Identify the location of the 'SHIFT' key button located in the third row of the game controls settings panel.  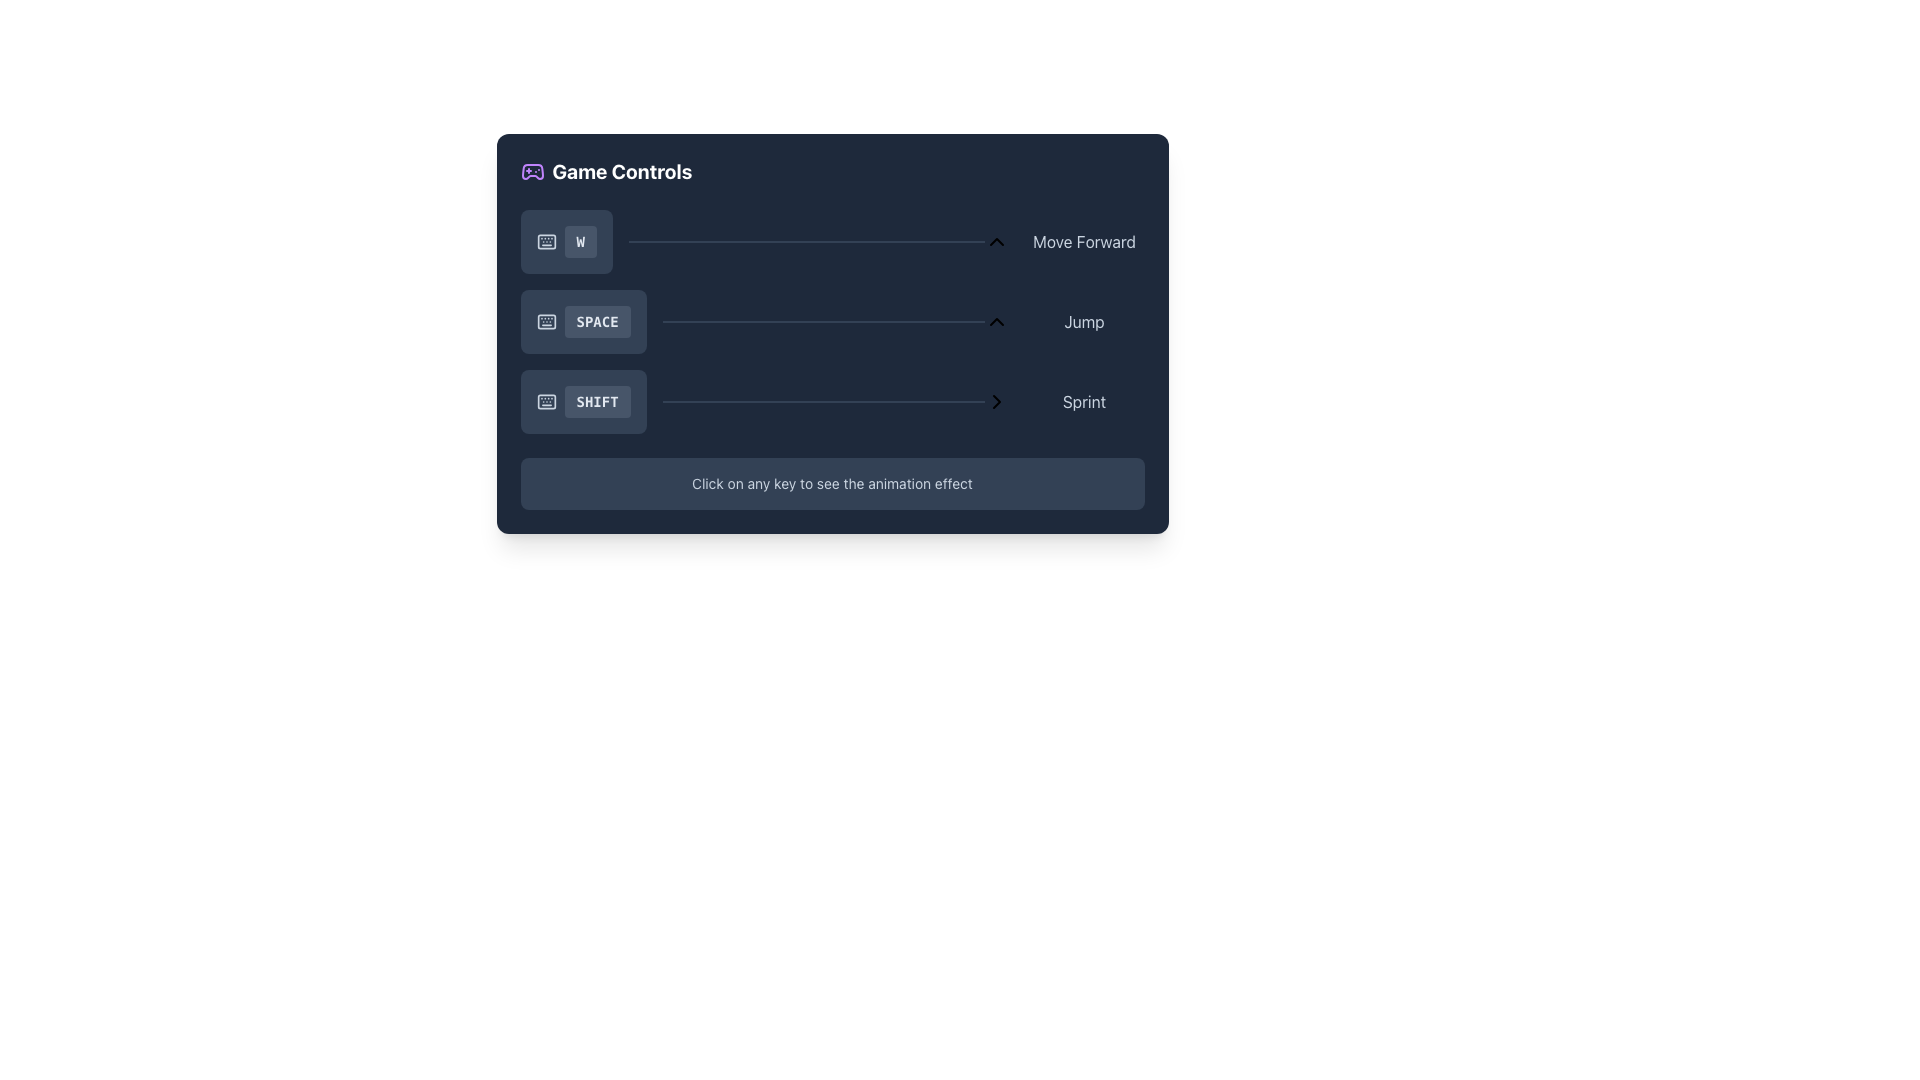
(582, 401).